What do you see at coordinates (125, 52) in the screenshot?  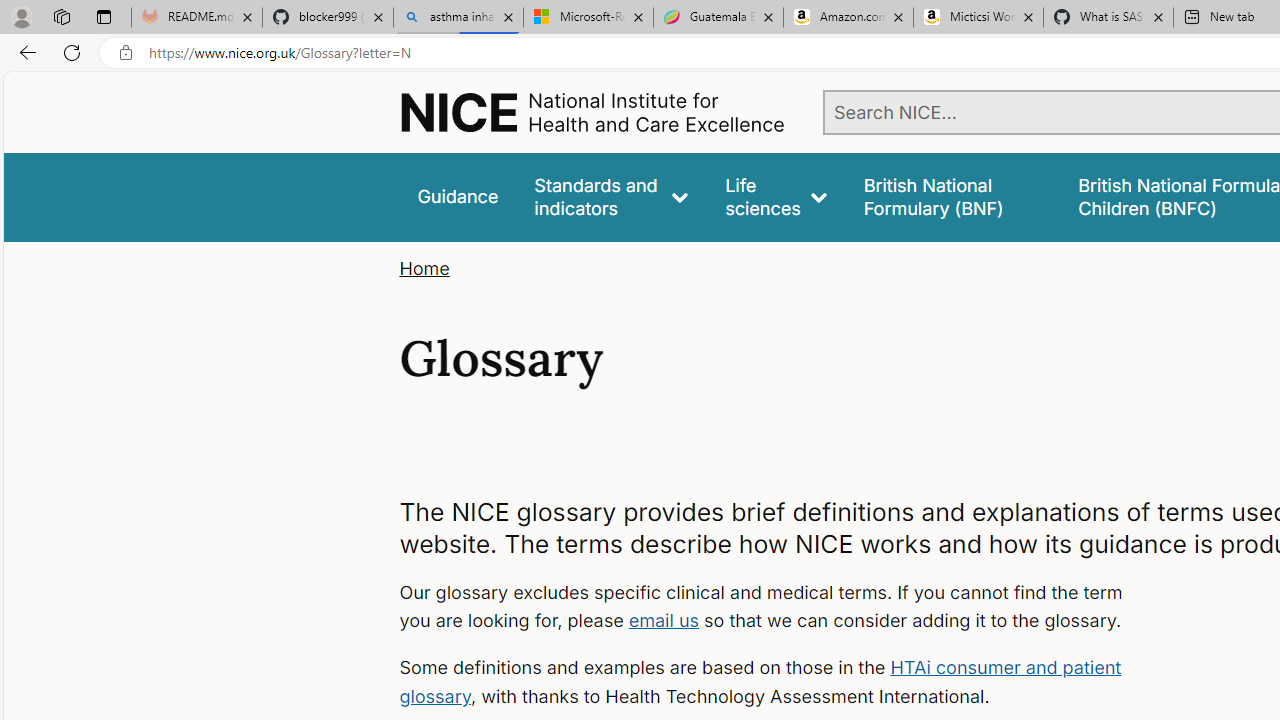 I see `'View site information'` at bounding box center [125, 52].